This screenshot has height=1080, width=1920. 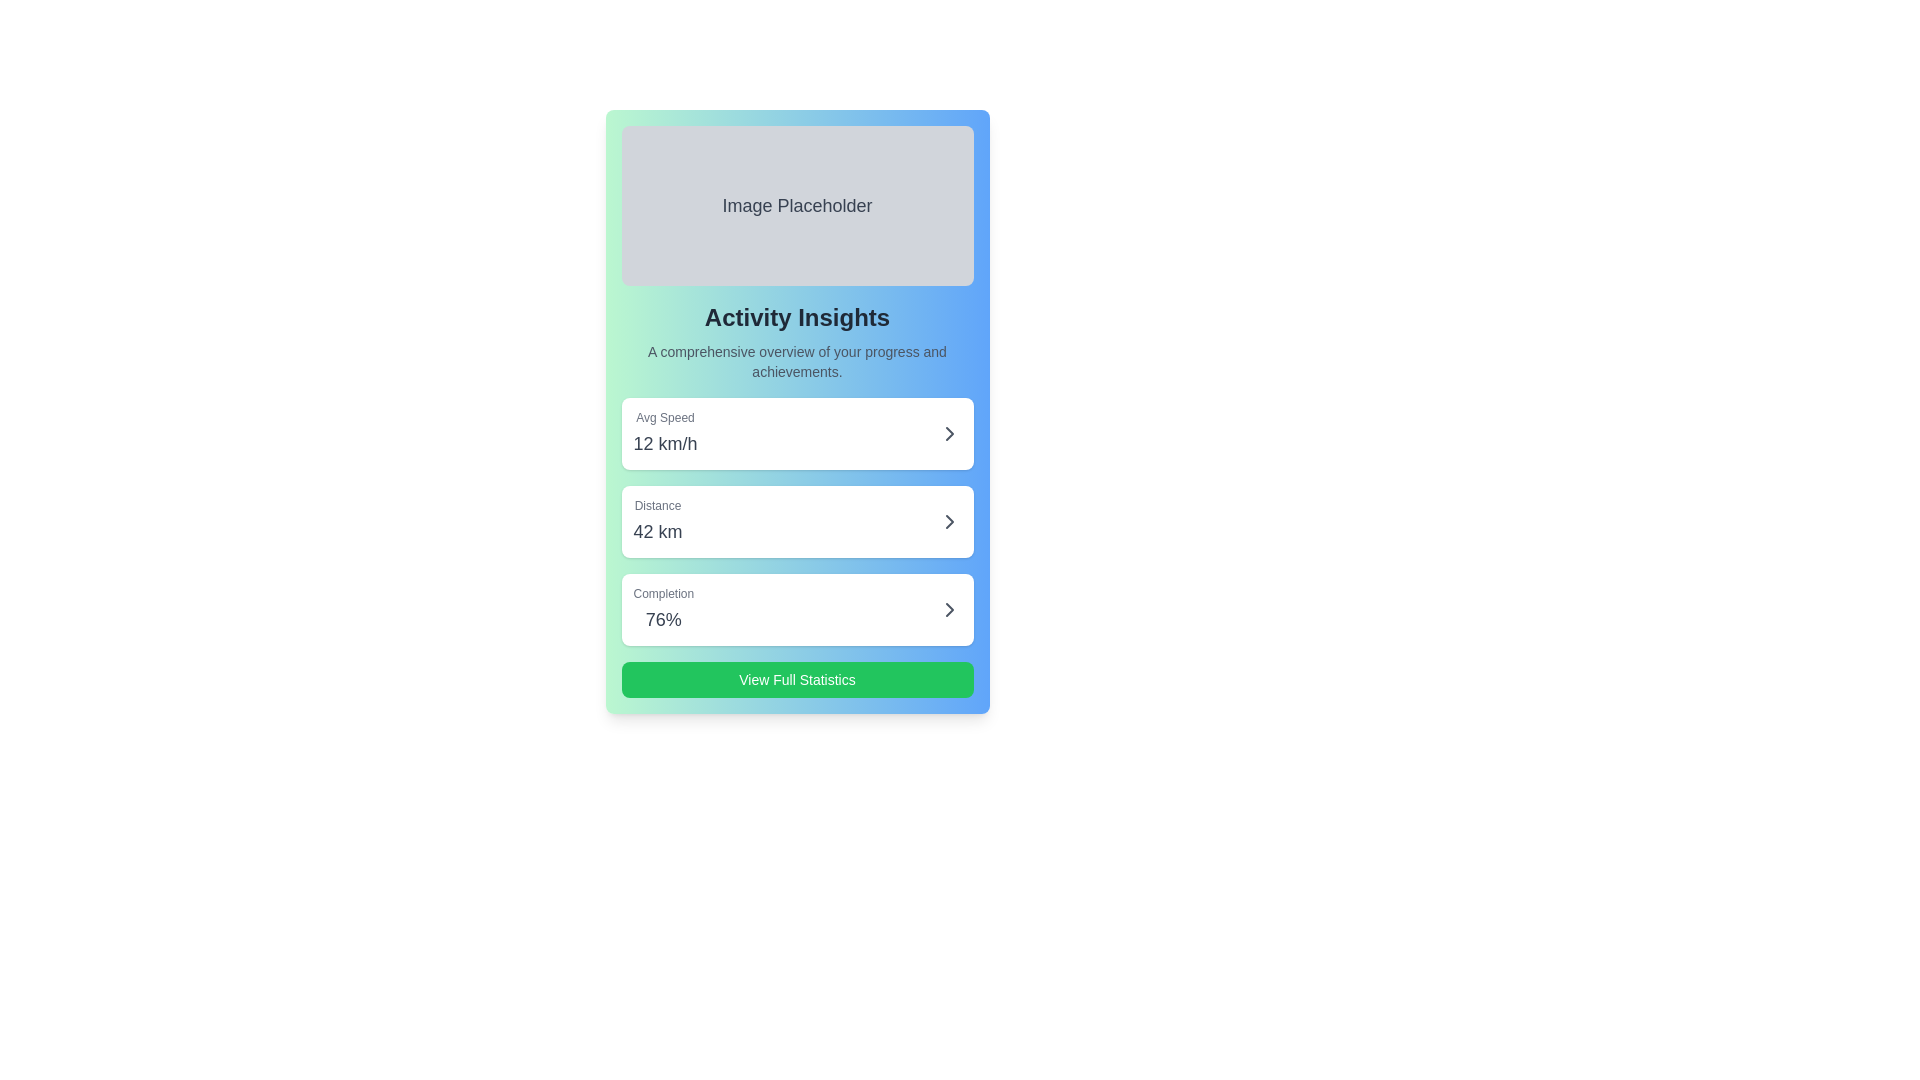 What do you see at coordinates (948, 608) in the screenshot?
I see `the rightward-pointing chevron icon, displayed in dark gray, located next to the 'Completion' text and percentage (76%) in the 'Activity Insights' section` at bounding box center [948, 608].